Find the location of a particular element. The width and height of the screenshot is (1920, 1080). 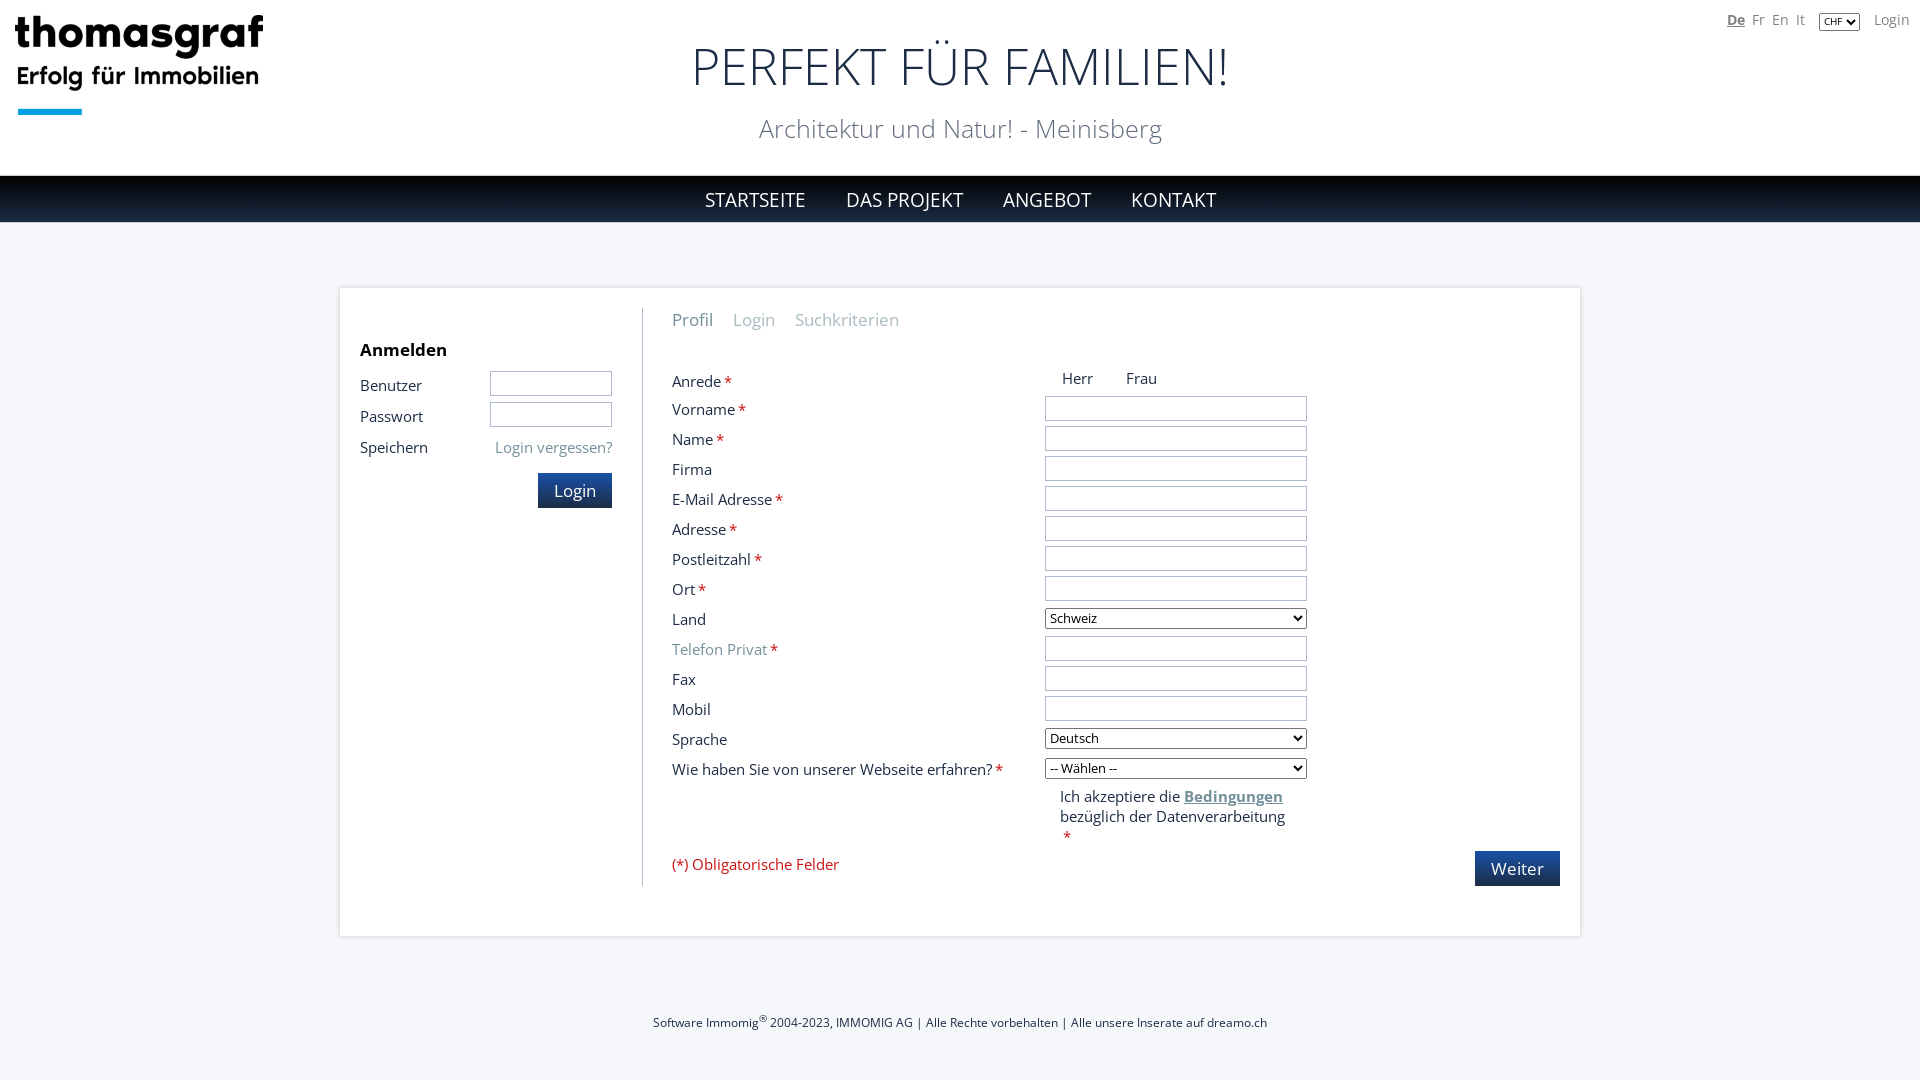

'STARTSEITE' is located at coordinates (762, 199).